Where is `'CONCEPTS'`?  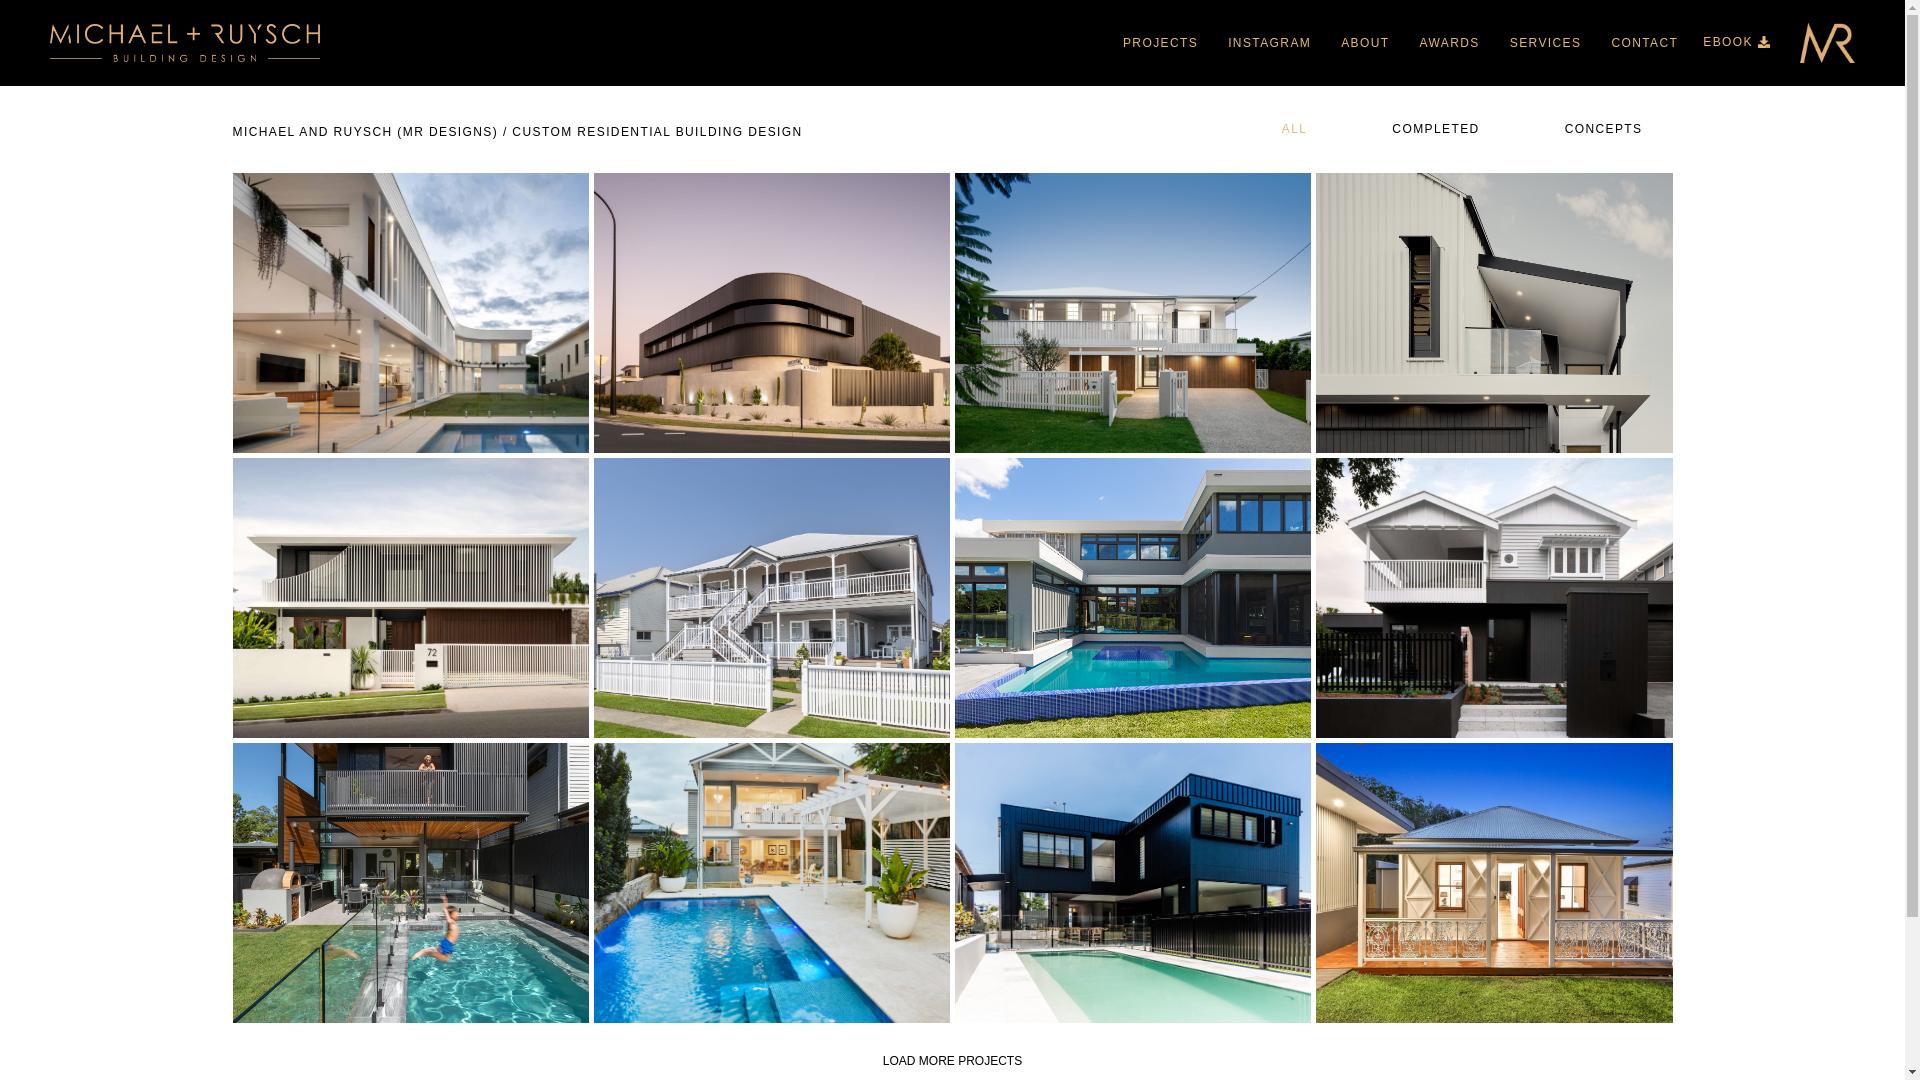 'CONCEPTS' is located at coordinates (1601, 131).